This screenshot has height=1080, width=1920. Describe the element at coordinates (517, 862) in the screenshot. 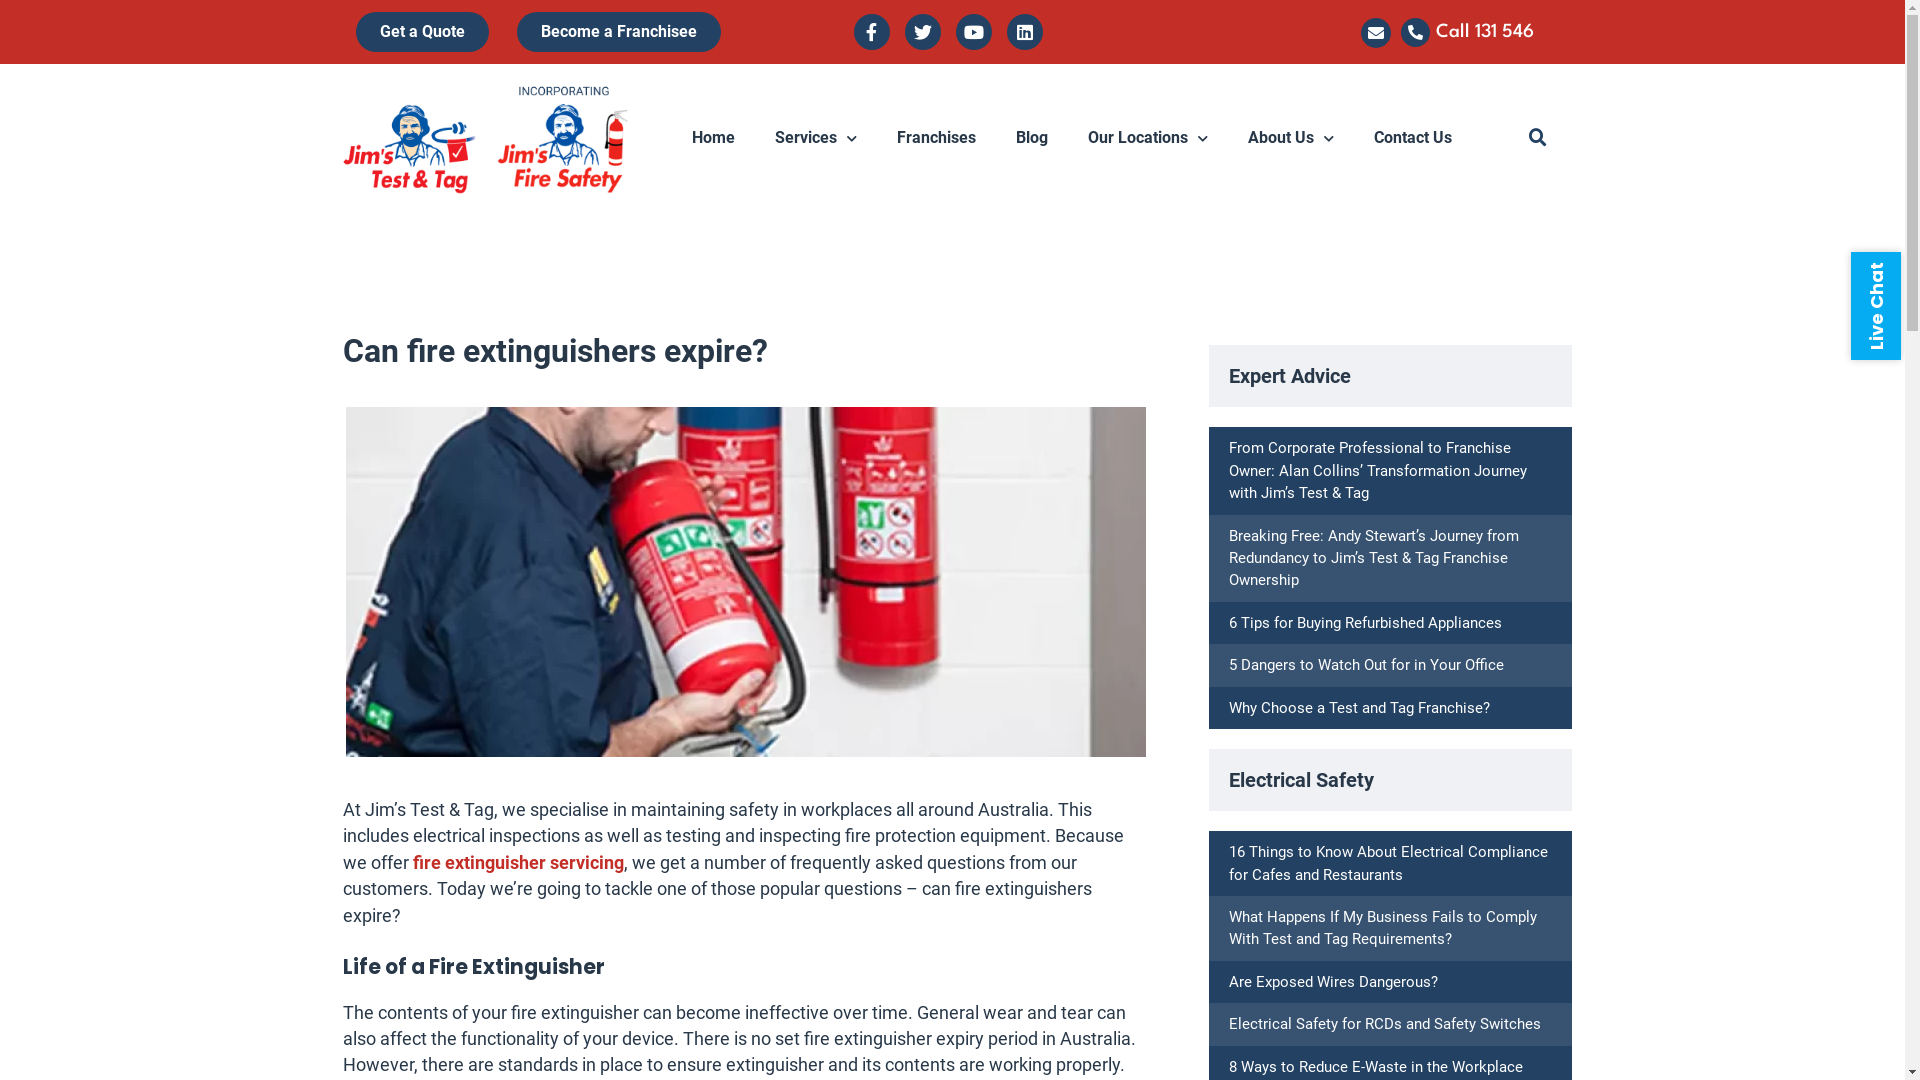

I see `'fire extinguisher servicing'` at that location.